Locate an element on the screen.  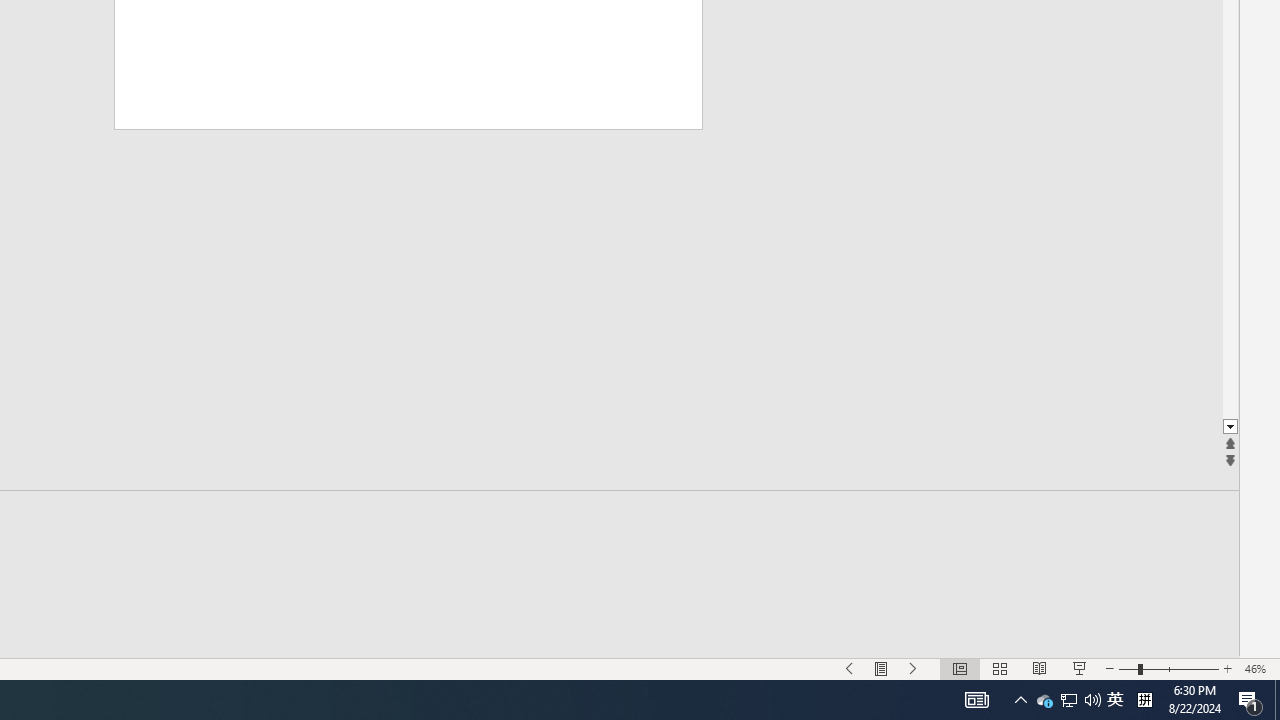
'Q2790: 100%' is located at coordinates (1092, 698).